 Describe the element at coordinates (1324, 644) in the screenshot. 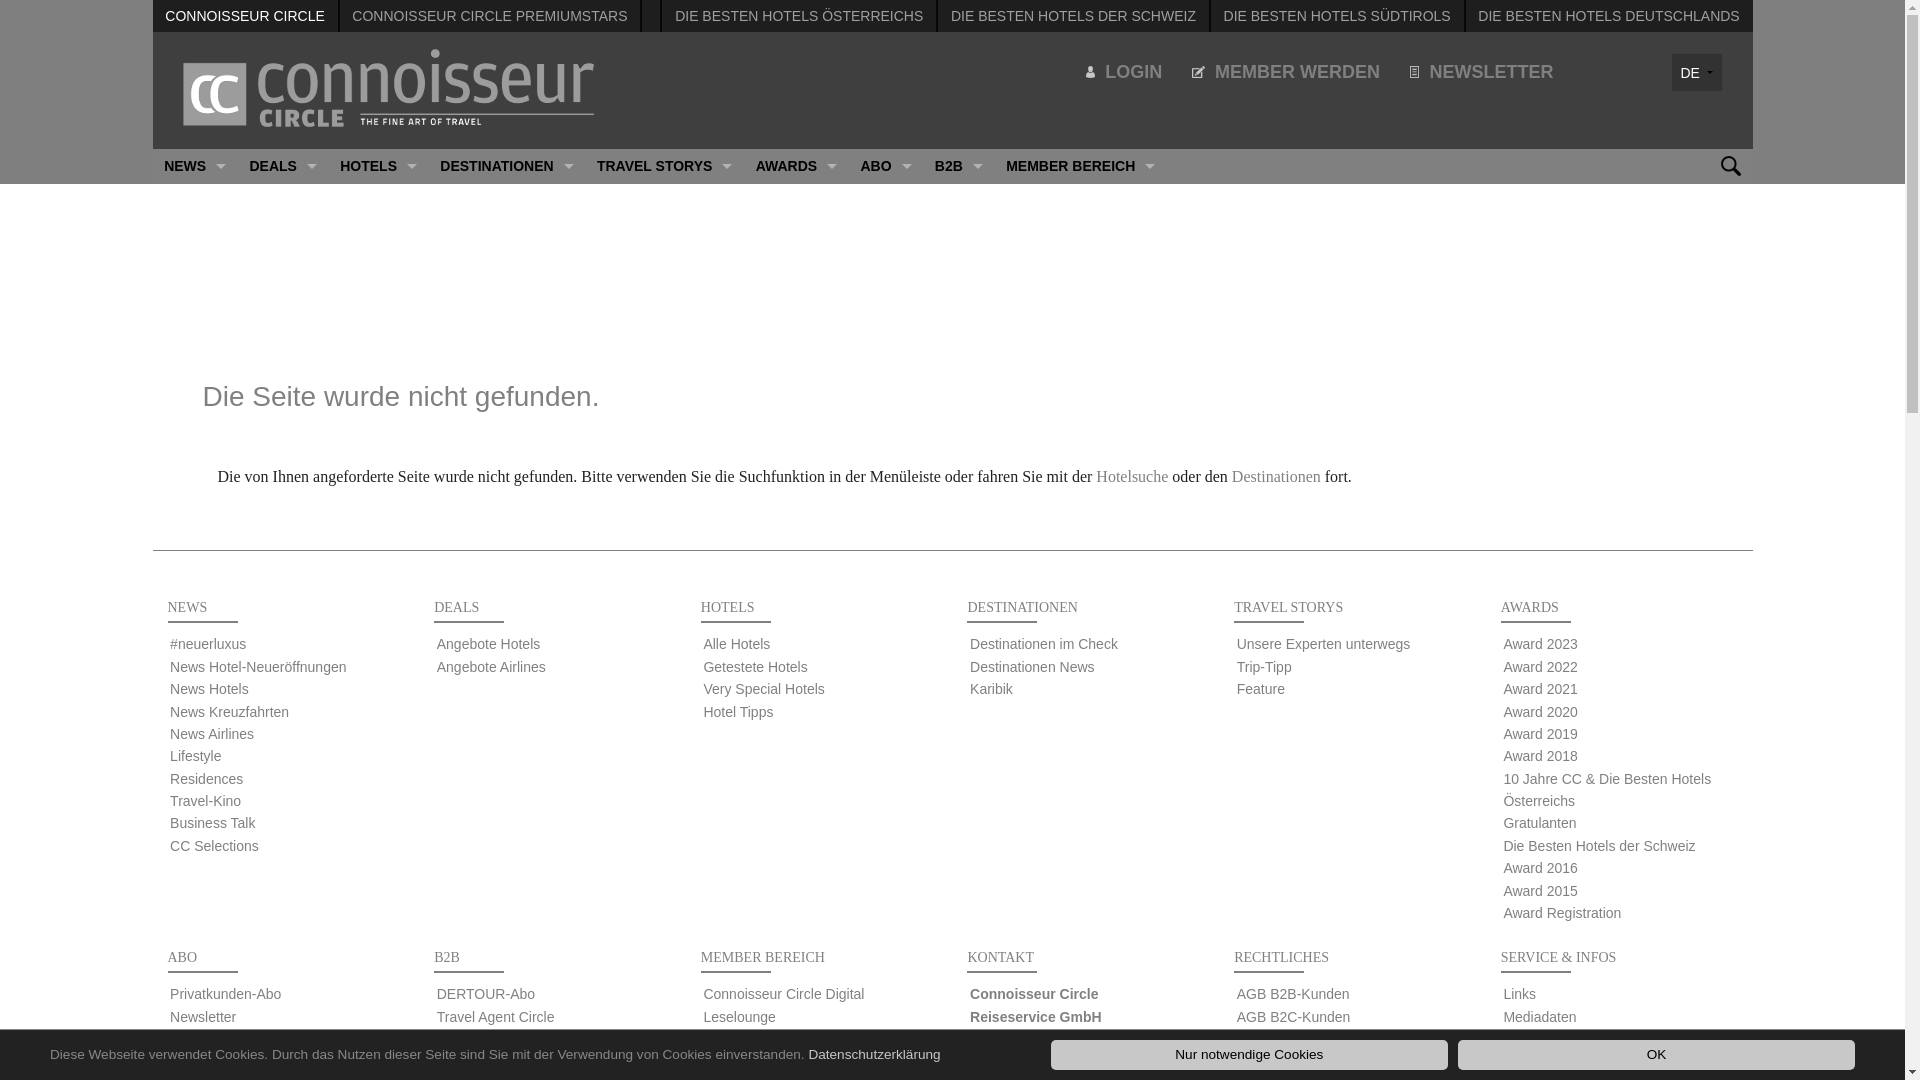

I see `'Unsere Experten unterwegs'` at that location.